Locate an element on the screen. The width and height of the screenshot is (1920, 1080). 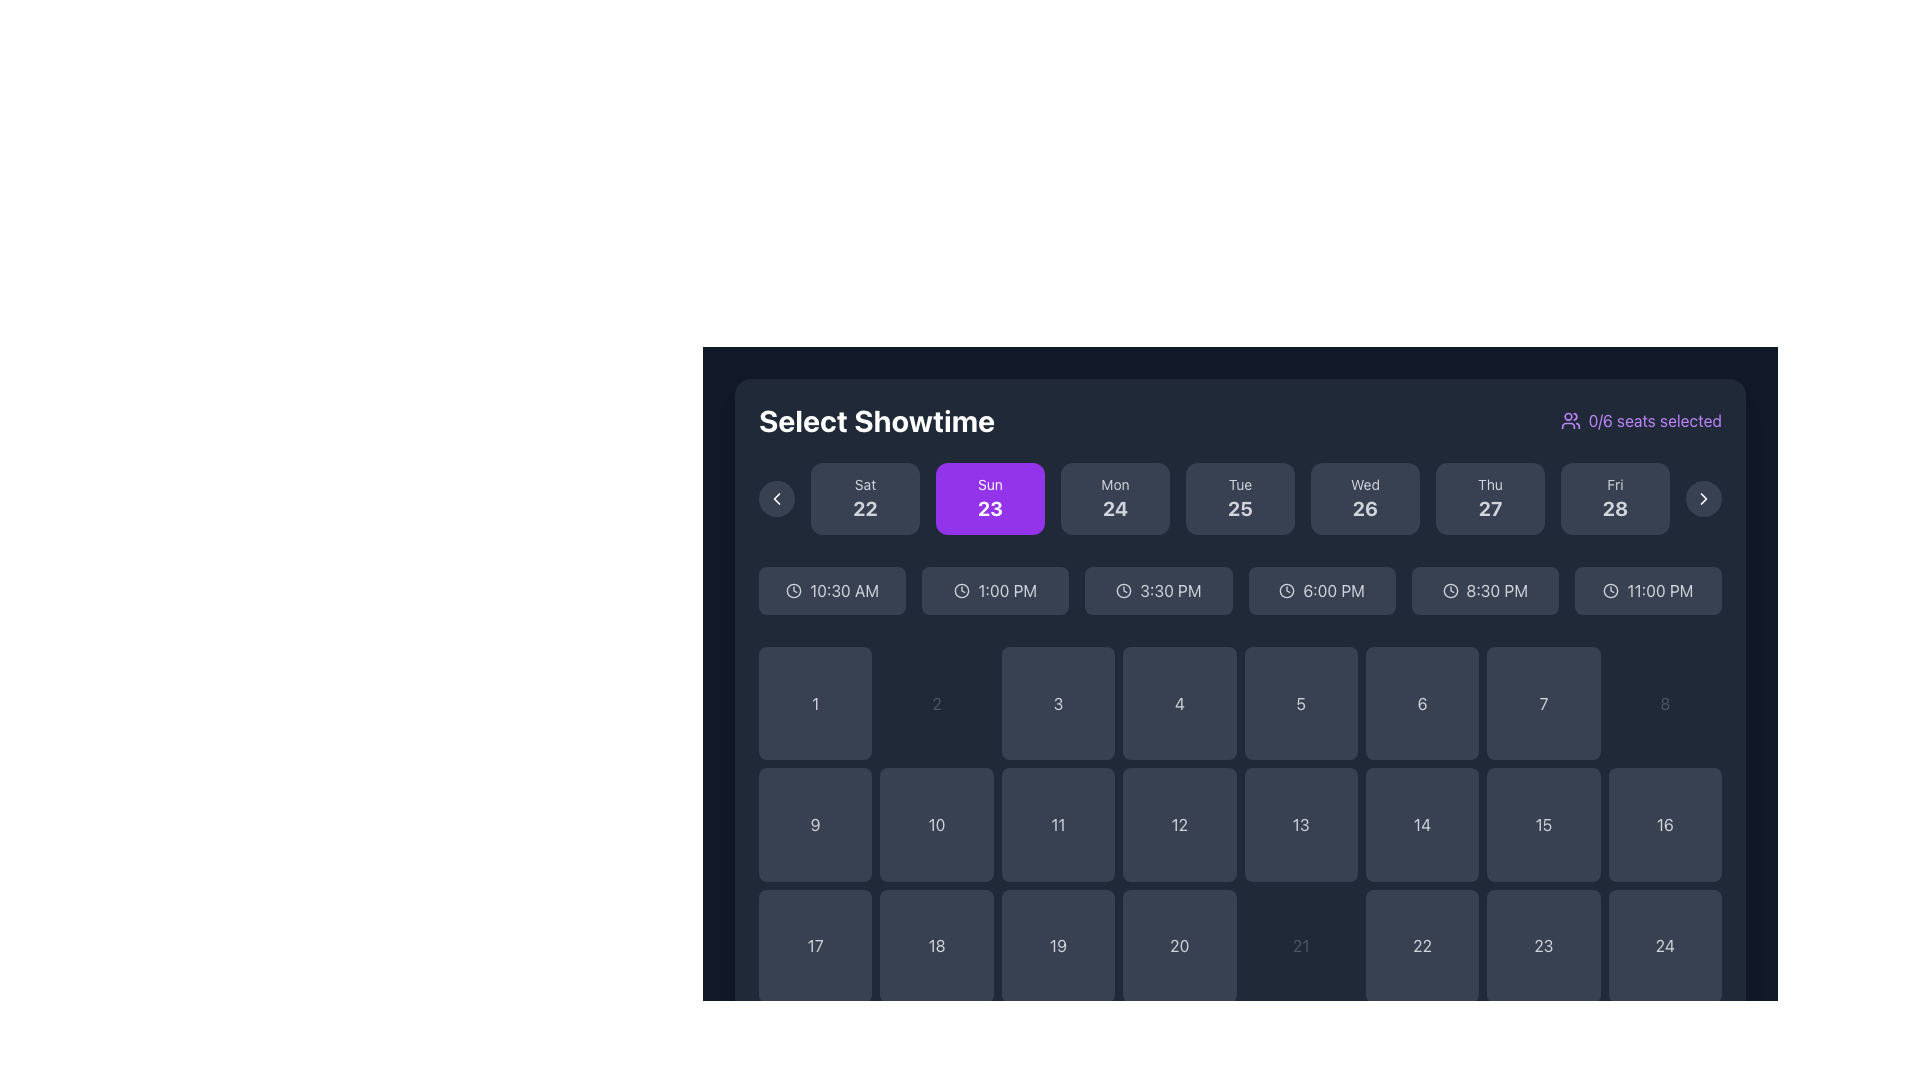
the square button with a dark gray background and highlighted number '13' is located at coordinates (1301, 825).